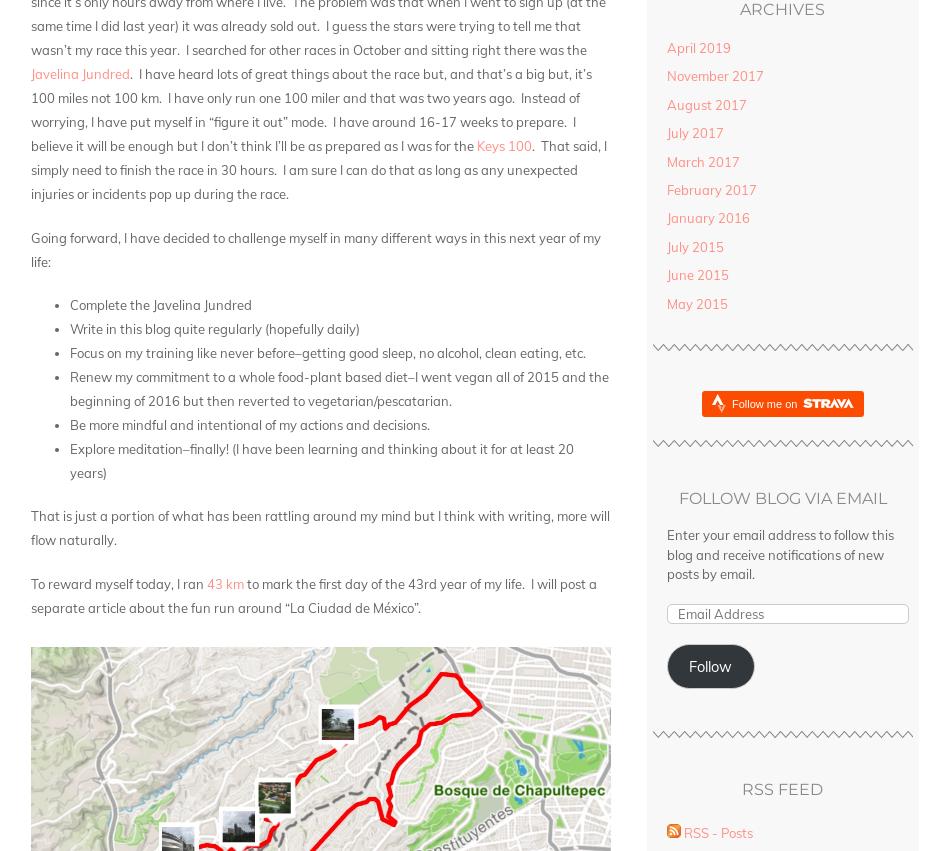  Describe the element at coordinates (764, 402) in the screenshot. I see `'Follow me on'` at that location.